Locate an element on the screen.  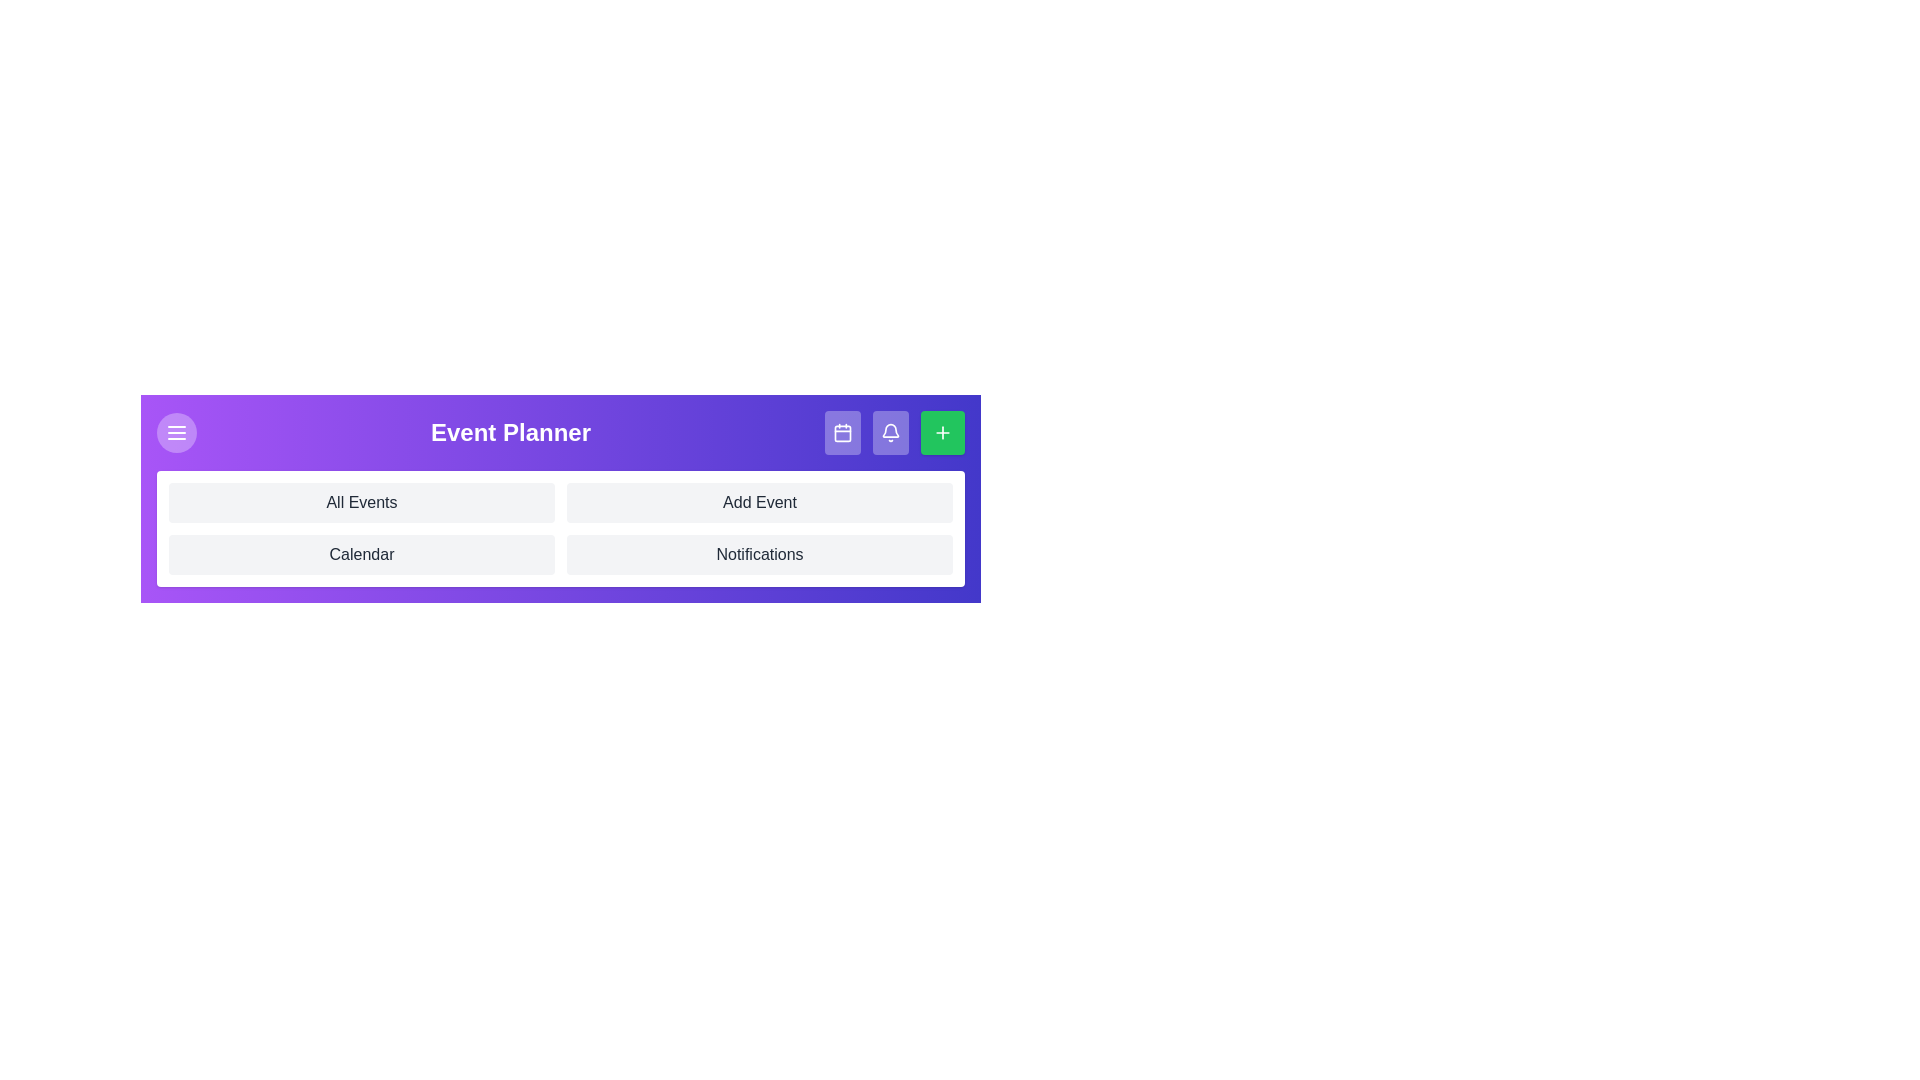
the calendar button to view the calendar is located at coordinates (843, 431).